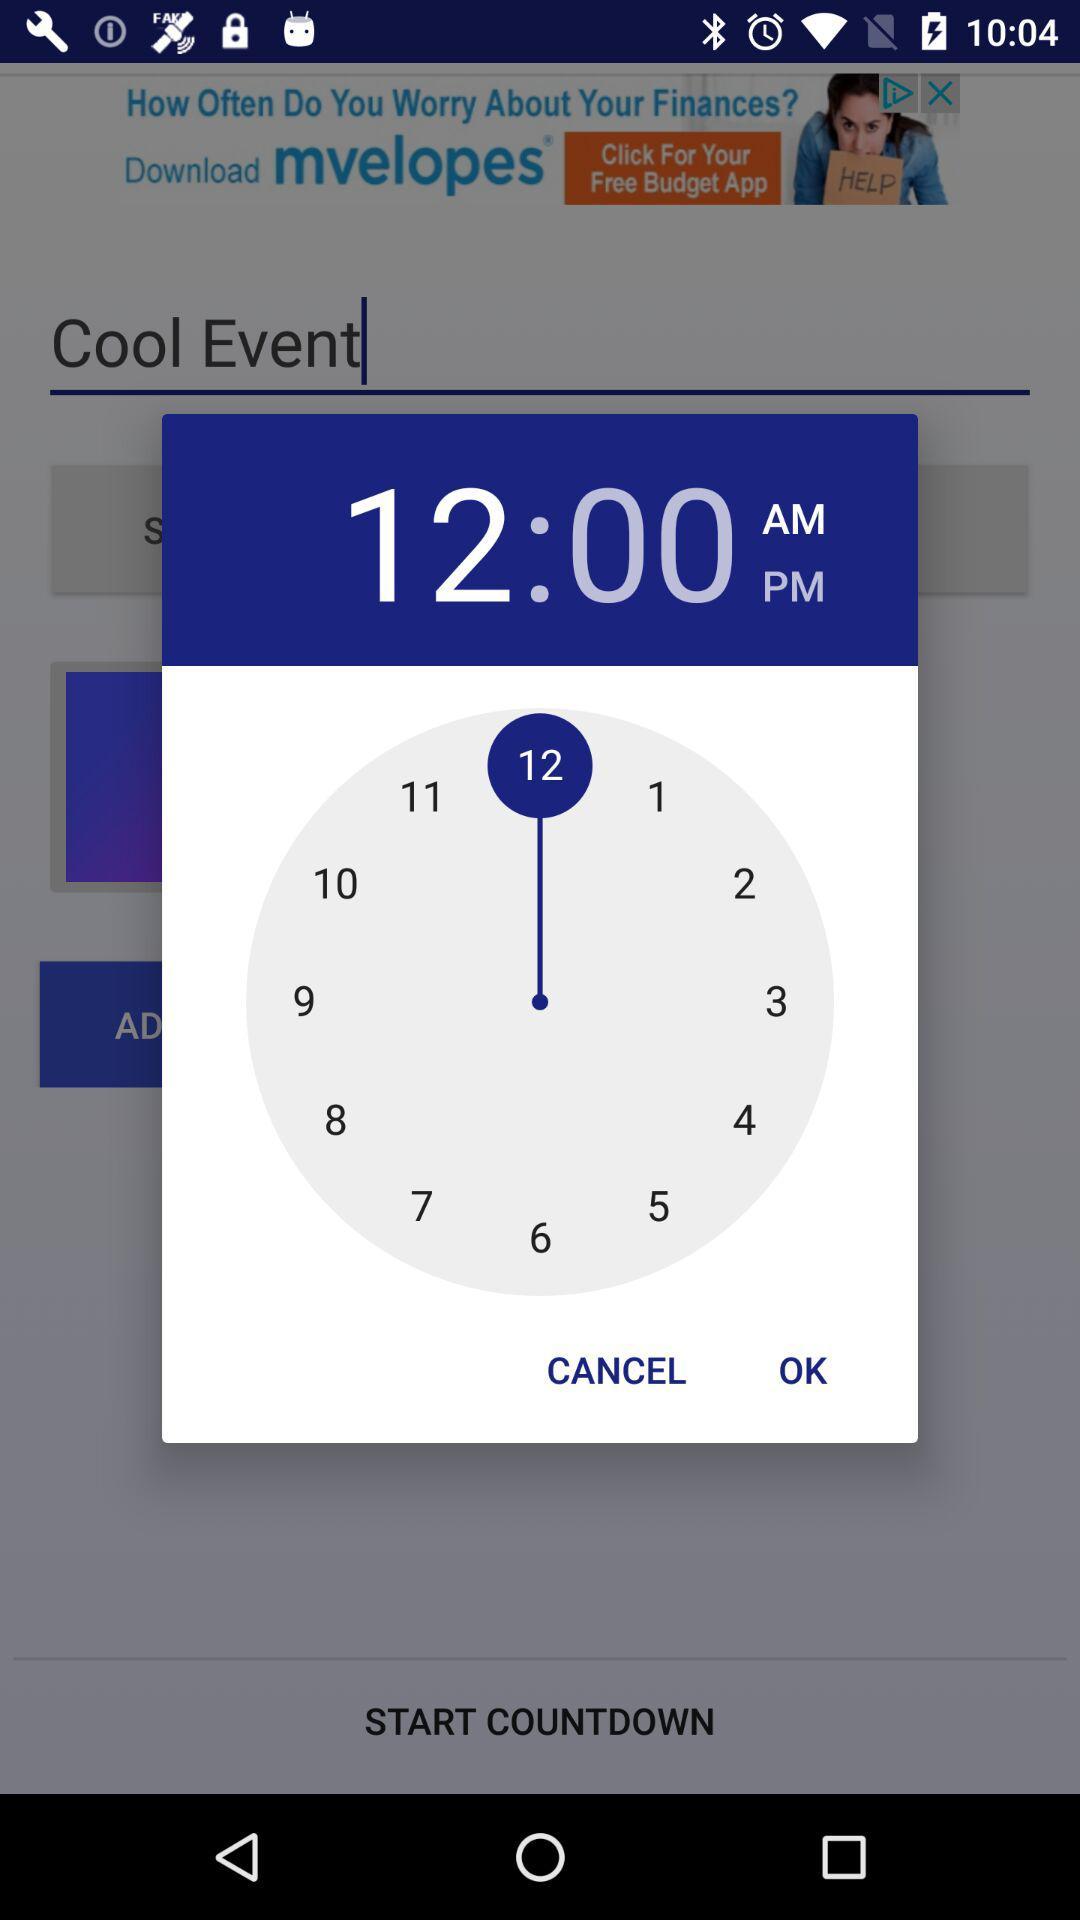  I want to click on am, so click(793, 512).